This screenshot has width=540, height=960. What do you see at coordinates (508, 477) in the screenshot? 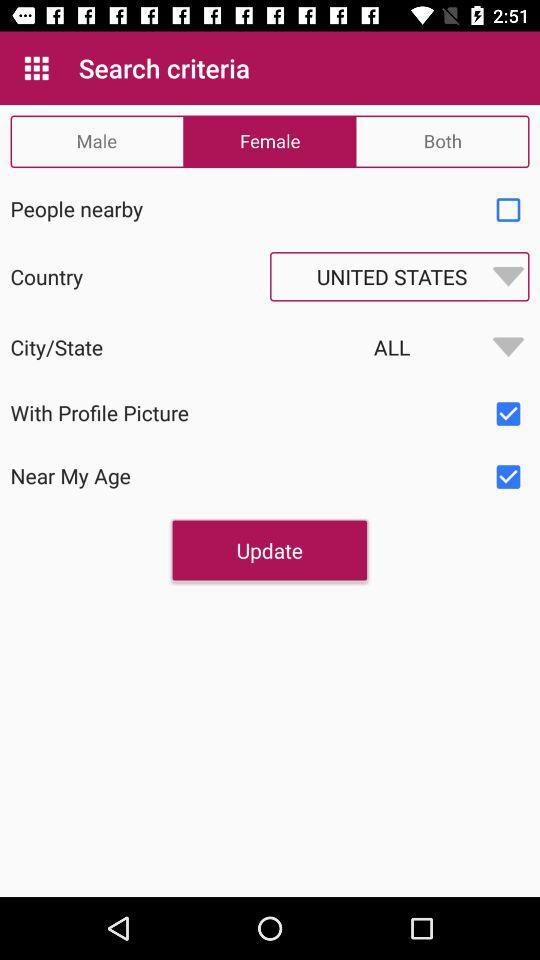
I see `deselect near my age` at bounding box center [508, 477].